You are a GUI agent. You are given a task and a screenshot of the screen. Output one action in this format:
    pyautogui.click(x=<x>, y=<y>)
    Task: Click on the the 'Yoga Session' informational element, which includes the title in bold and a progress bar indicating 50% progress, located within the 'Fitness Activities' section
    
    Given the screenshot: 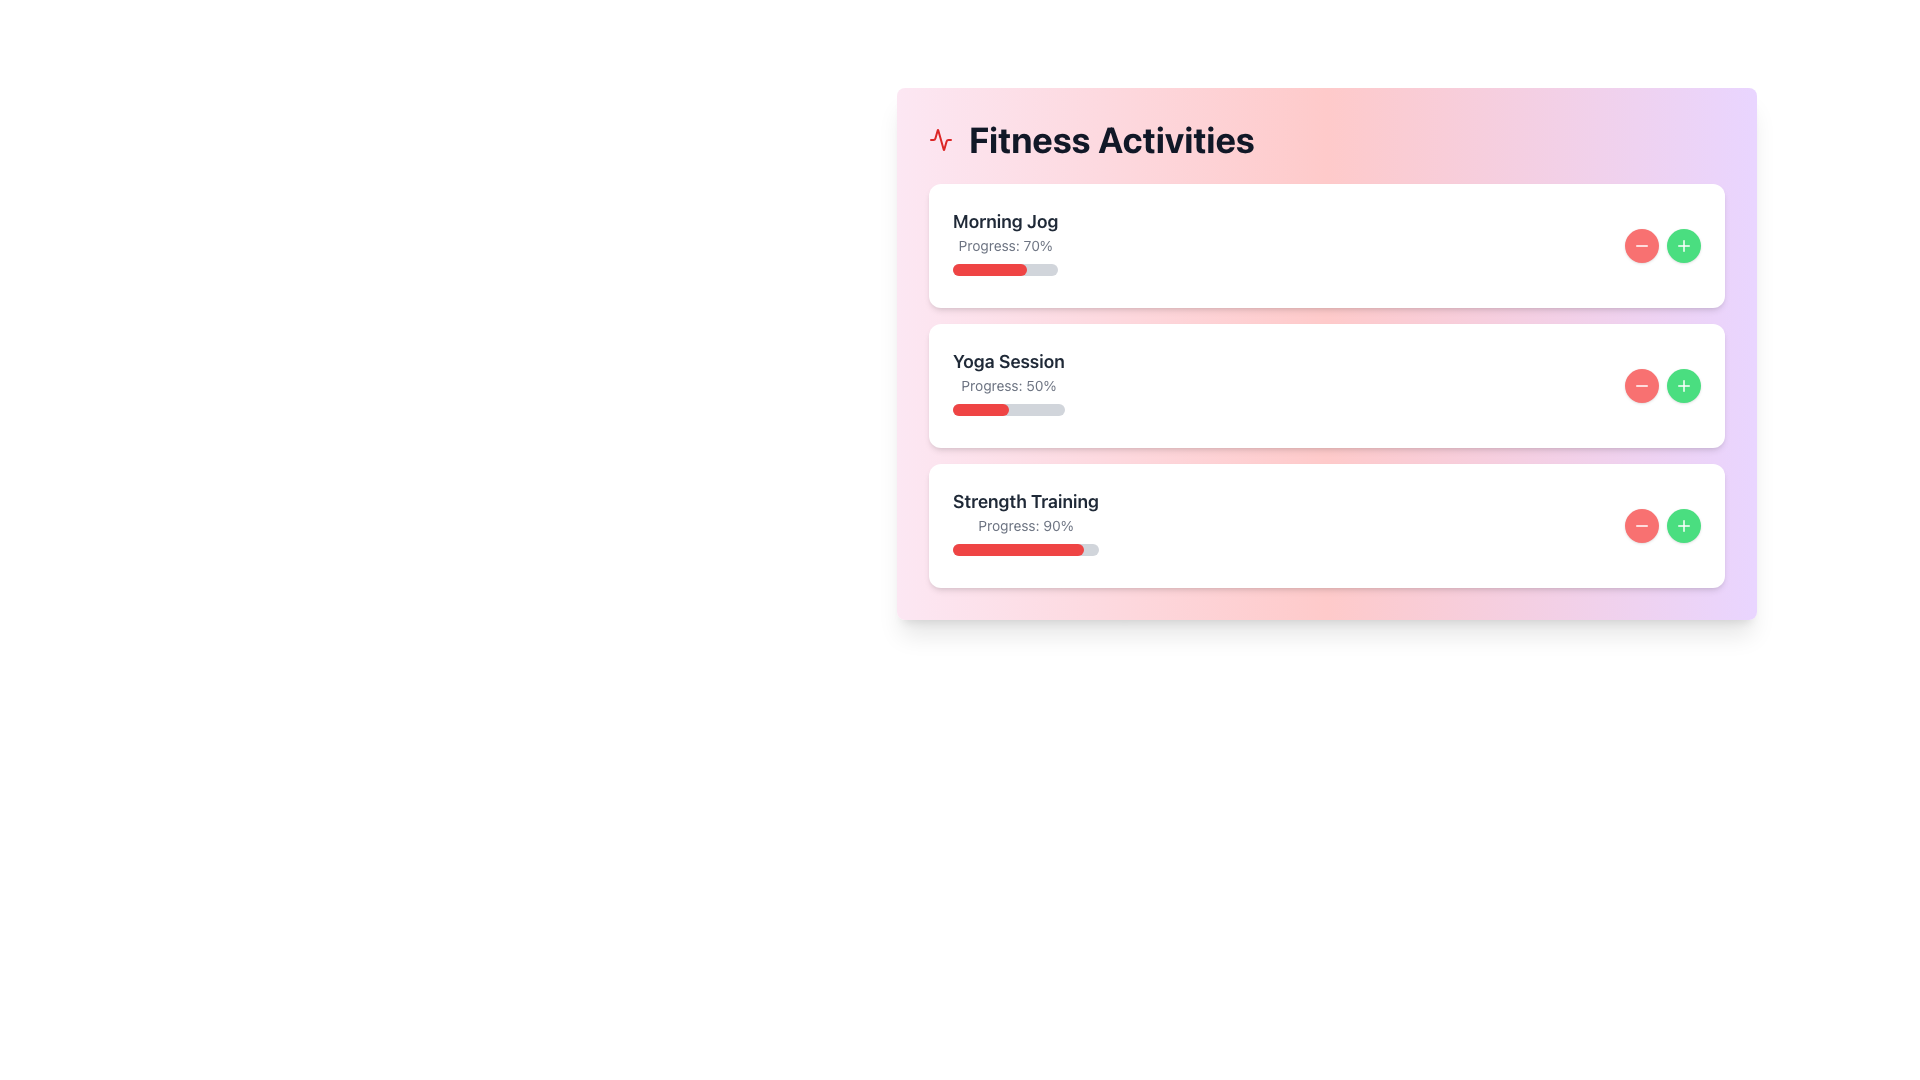 What is the action you would take?
    pyautogui.click(x=1008, y=385)
    